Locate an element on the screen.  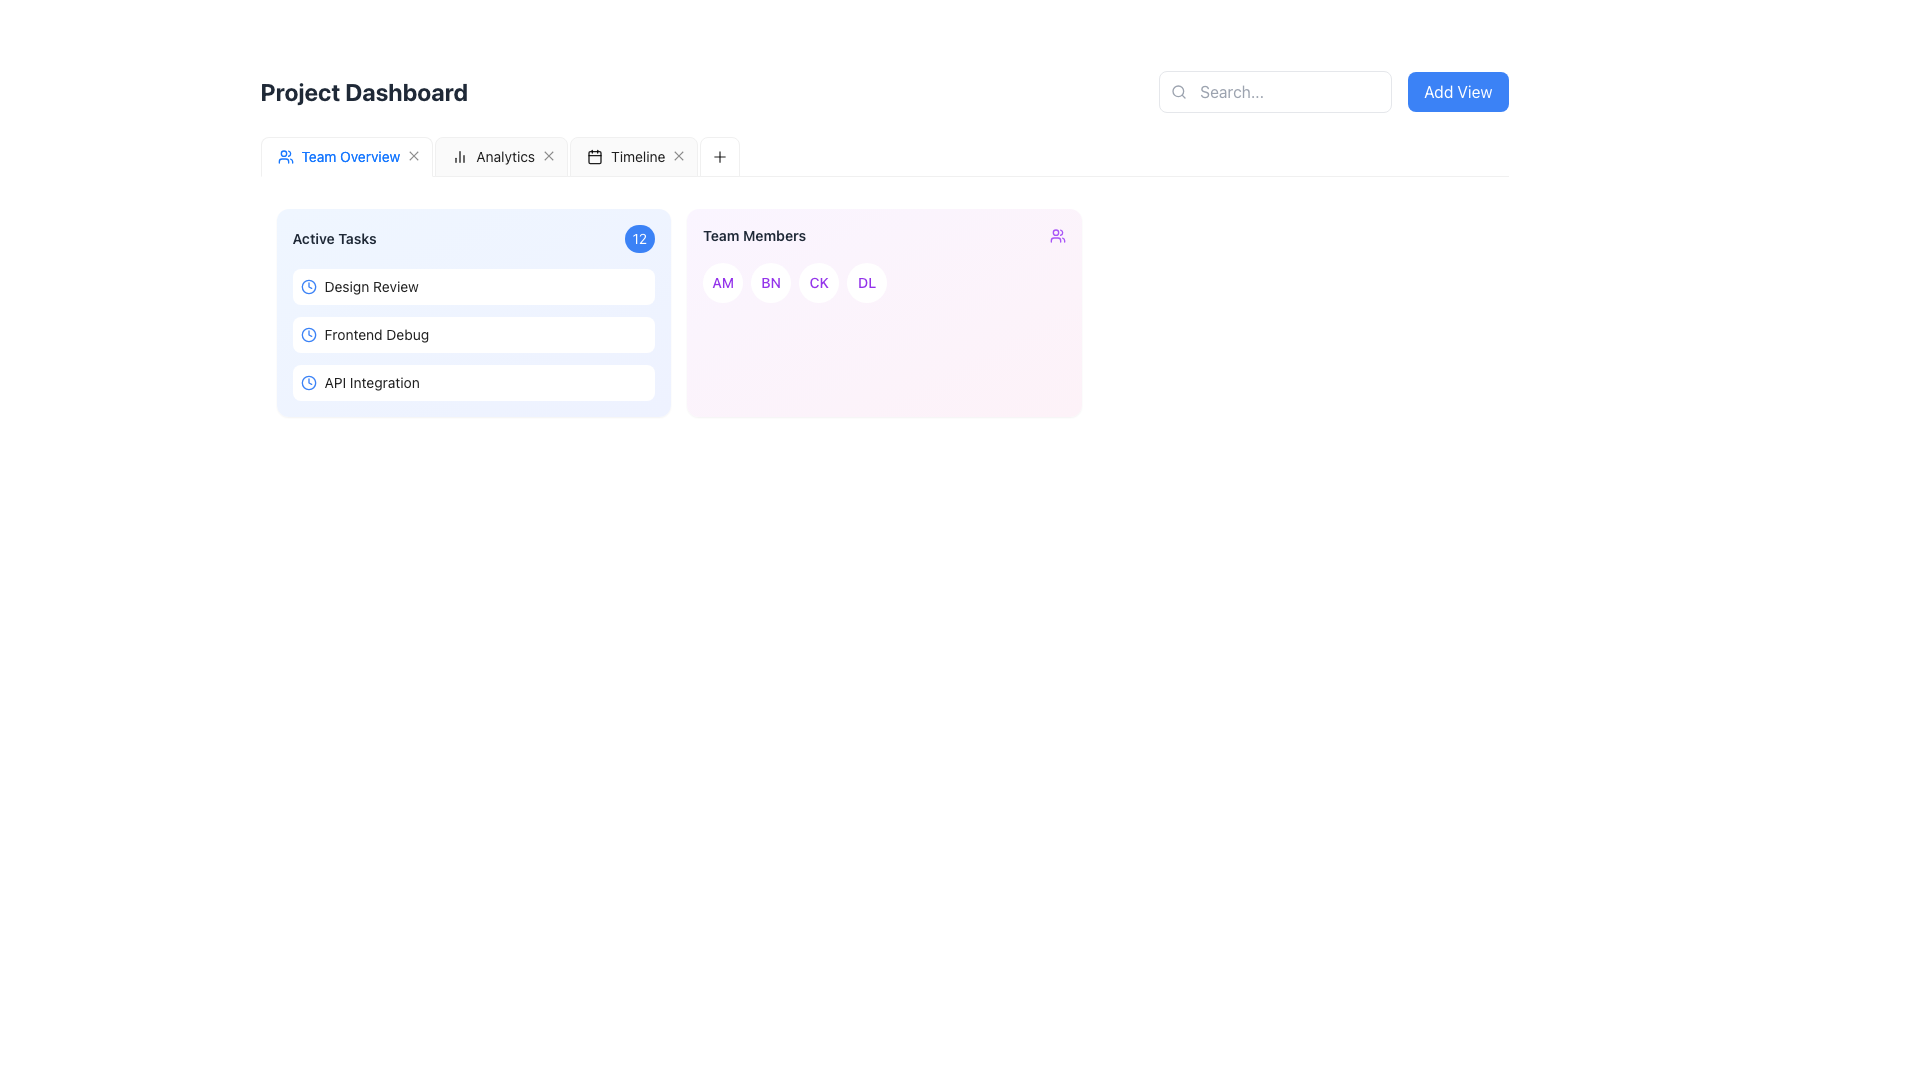
the 'Add Tab' button on the horizontal tab navigation component to create a new tab is located at coordinates (883, 156).